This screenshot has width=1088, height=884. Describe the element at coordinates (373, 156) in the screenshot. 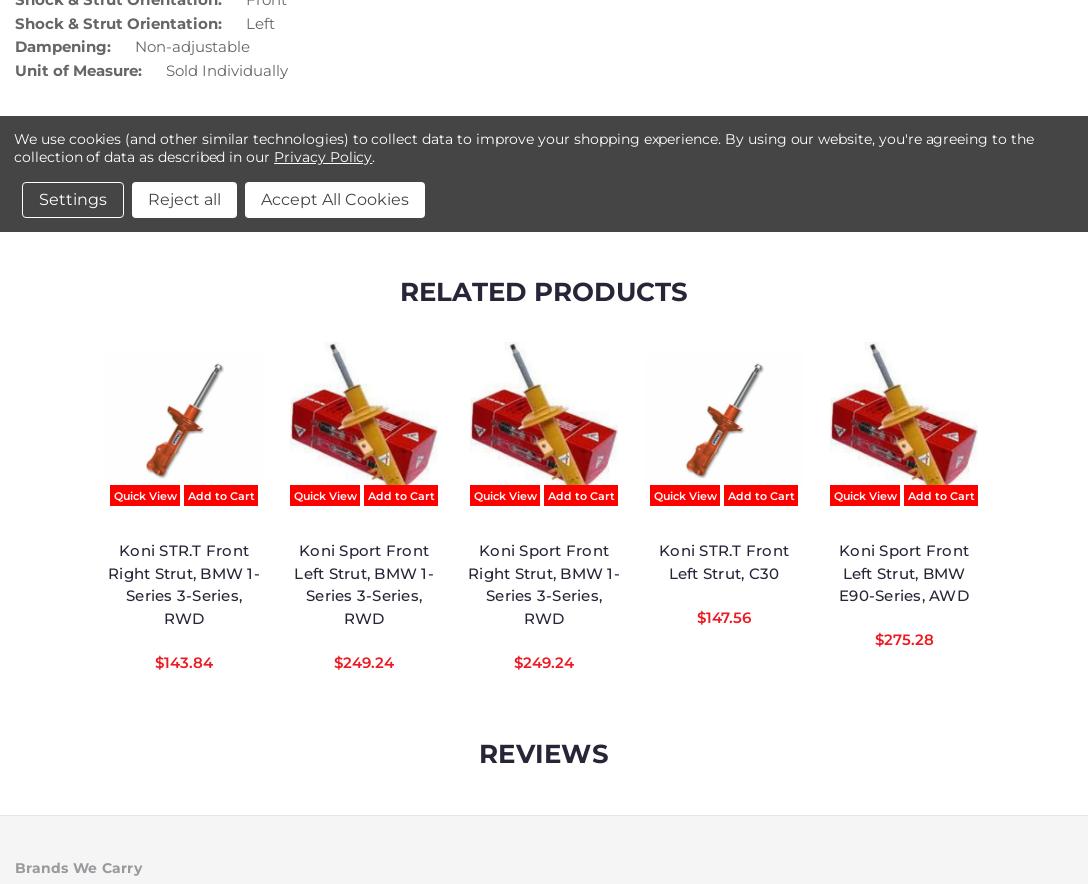

I see `'.'` at that location.